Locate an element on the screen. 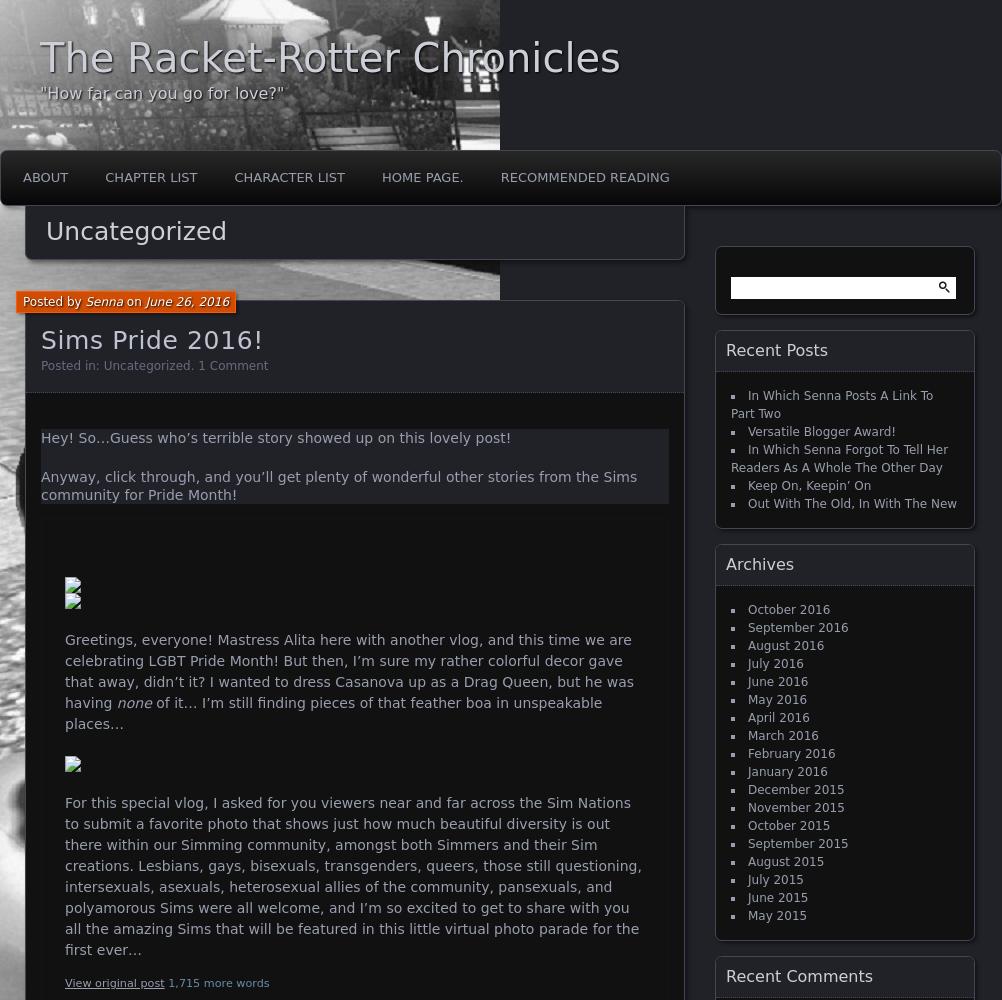  'Hey! So…Guess who’s terrible story showed up on this lovely post!' is located at coordinates (274, 437).